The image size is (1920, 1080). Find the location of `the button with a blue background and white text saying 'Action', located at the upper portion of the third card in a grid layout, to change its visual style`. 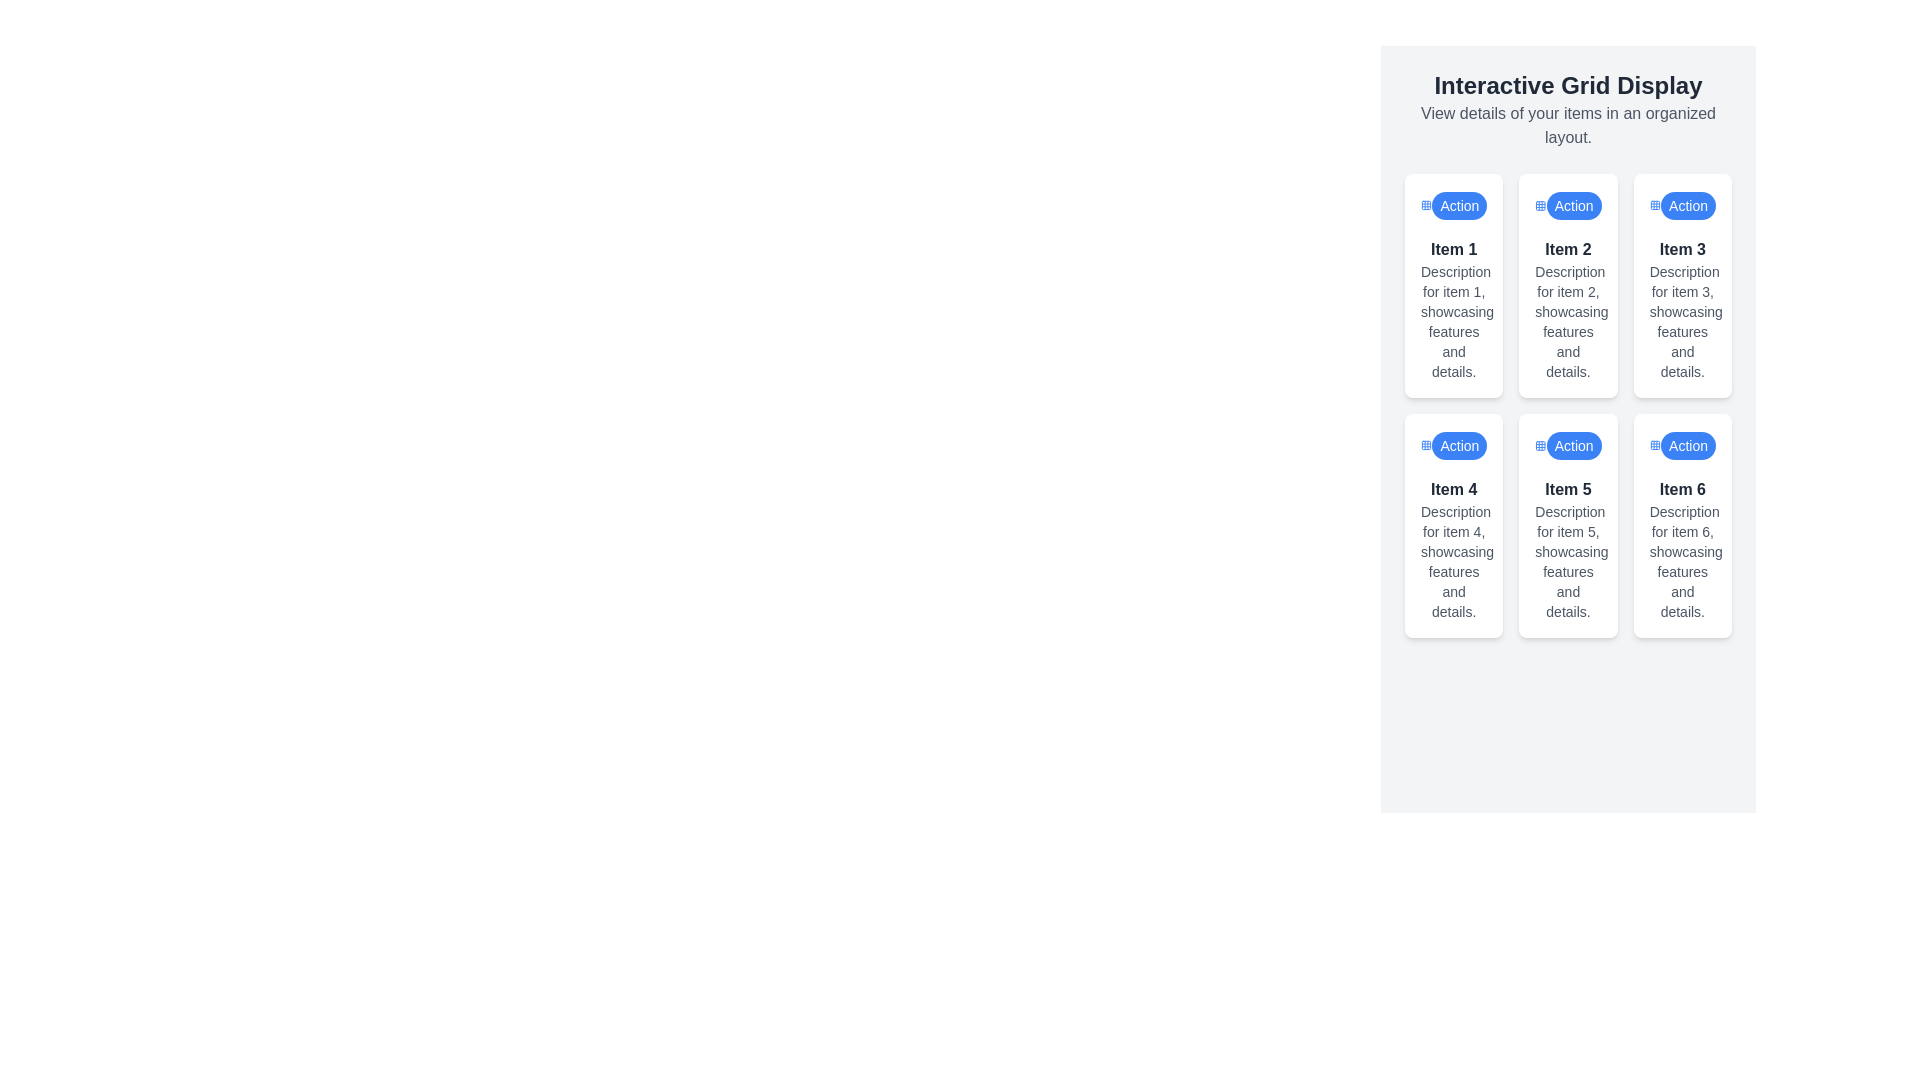

the button with a blue background and white text saying 'Action', located at the upper portion of the third card in a grid layout, to change its visual style is located at coordinates (1681, 205).